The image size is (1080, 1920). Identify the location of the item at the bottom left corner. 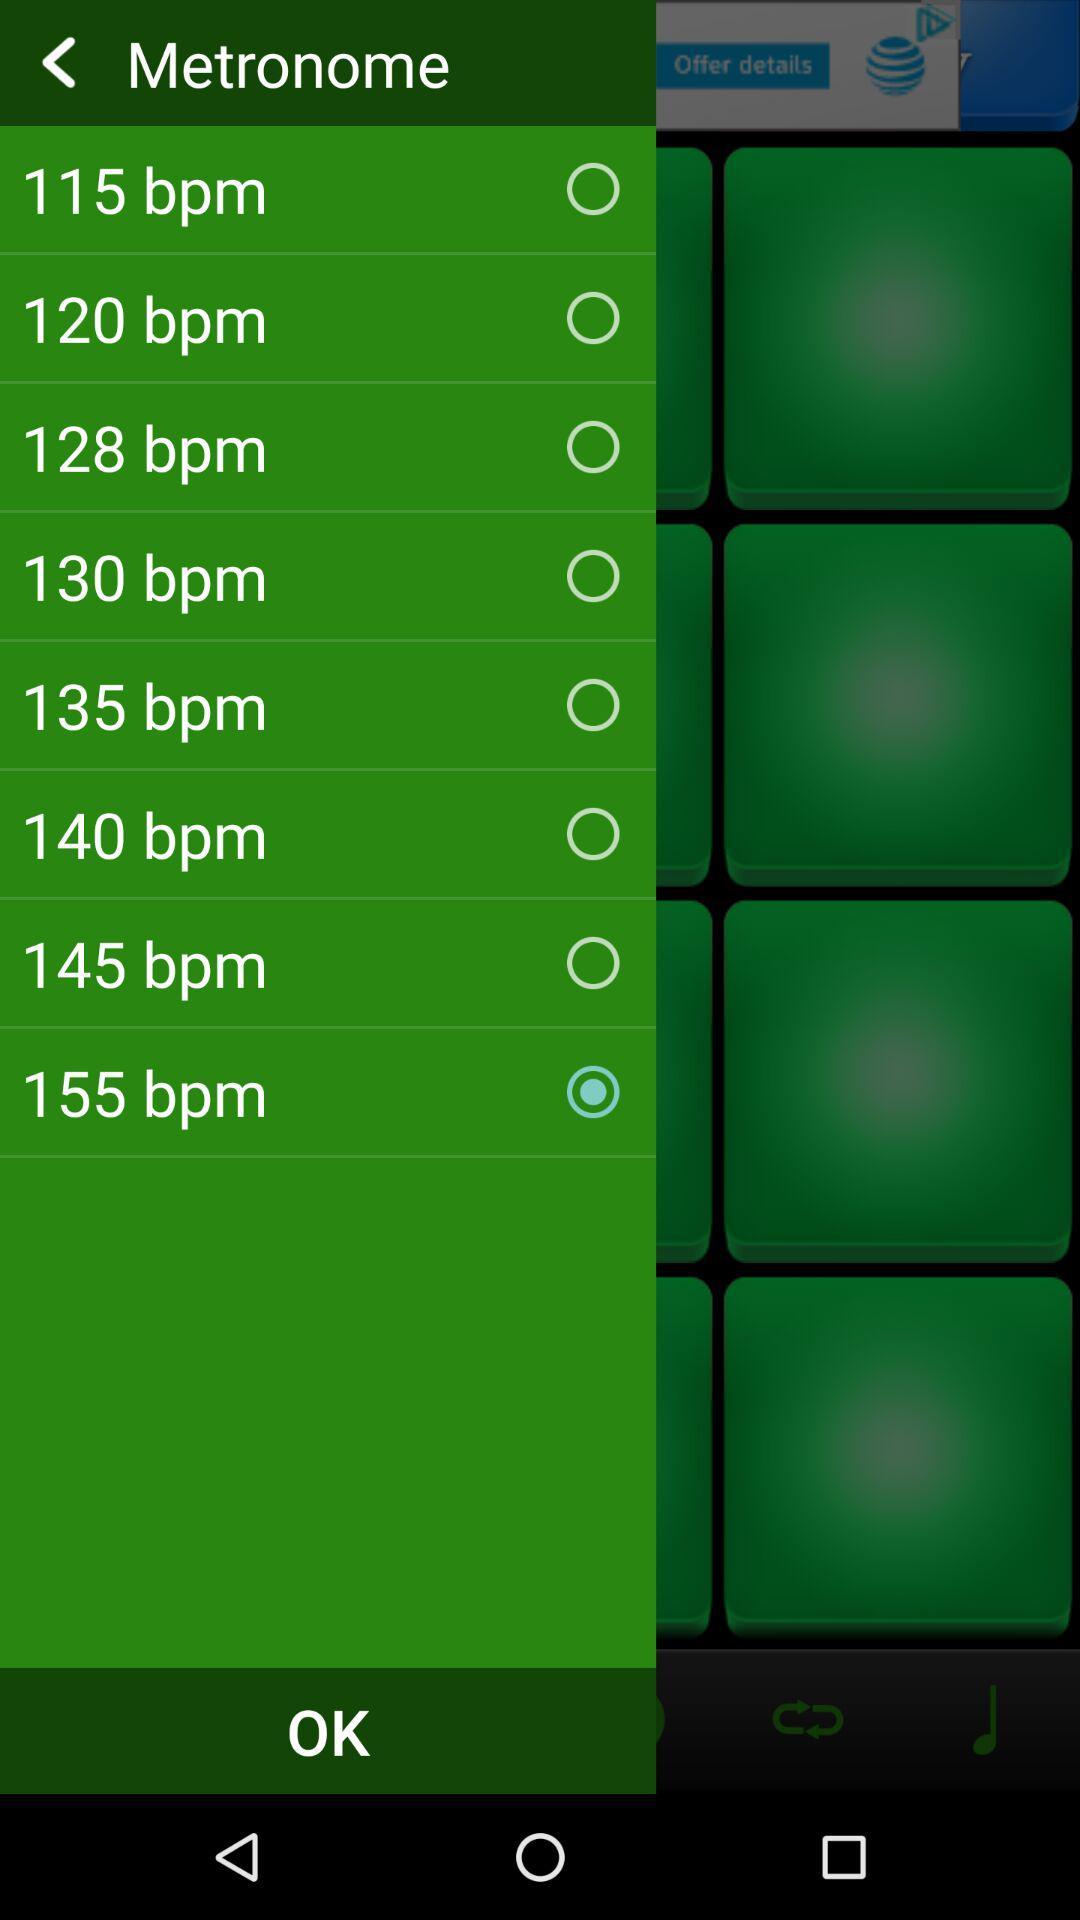
(327, 1730).